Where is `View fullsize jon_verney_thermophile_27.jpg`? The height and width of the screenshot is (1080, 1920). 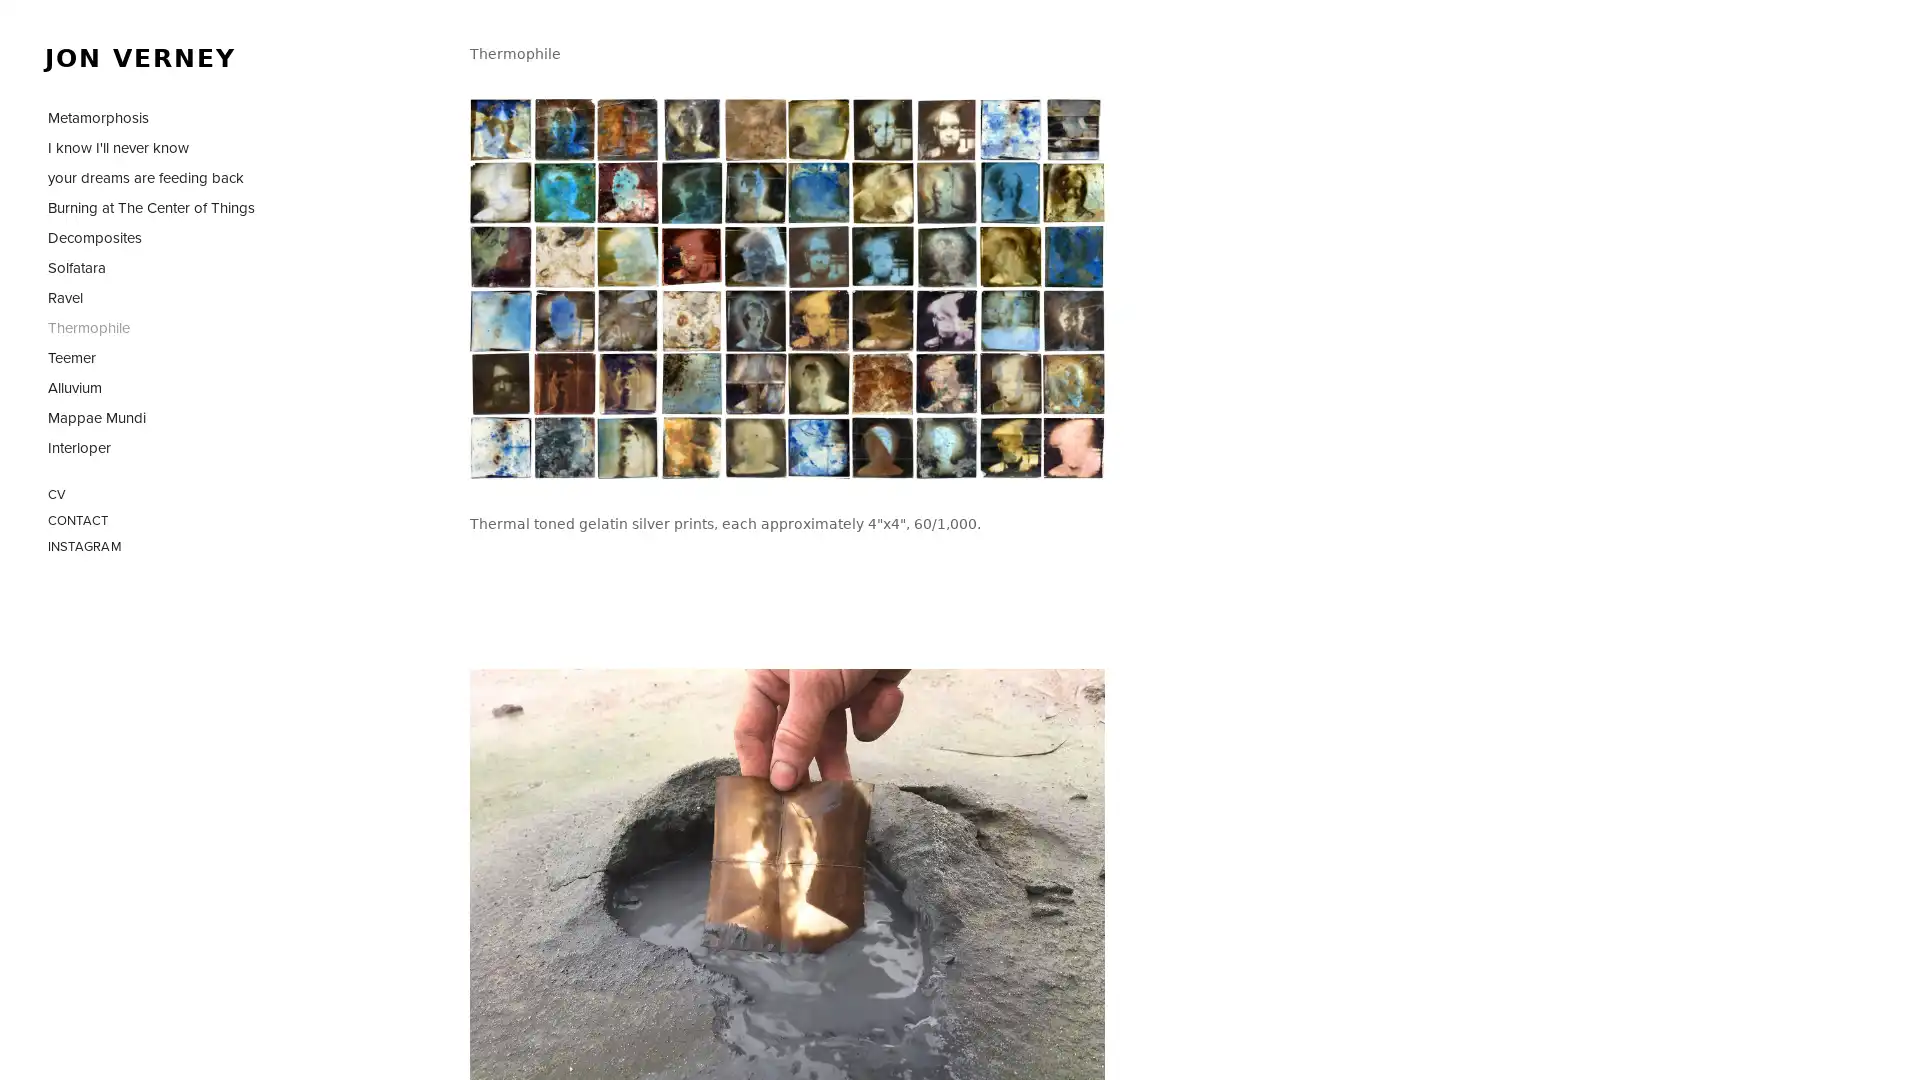
View fullsize jon_verney_thermophile_27.jpg is located at coordinates (944, 319).